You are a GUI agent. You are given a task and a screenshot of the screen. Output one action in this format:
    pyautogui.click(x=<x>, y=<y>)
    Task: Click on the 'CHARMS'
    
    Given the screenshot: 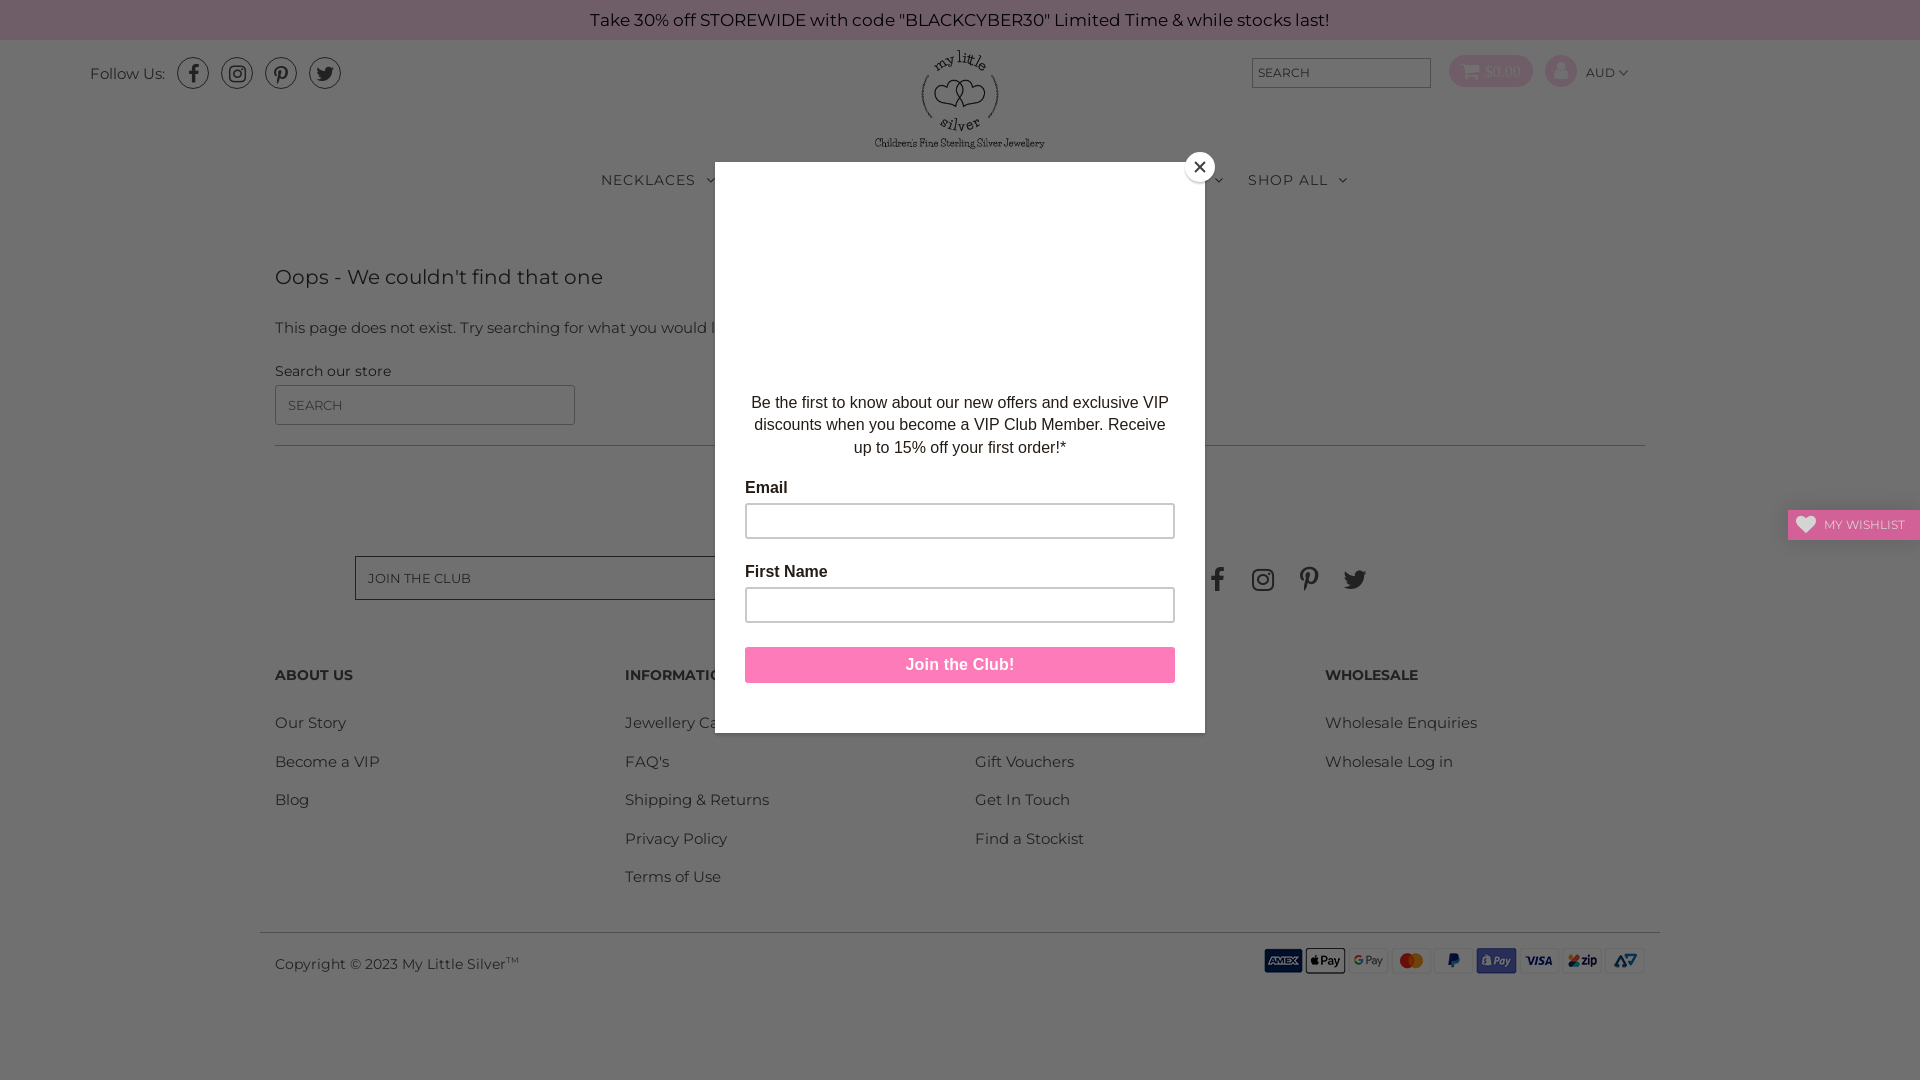 What is the action you would take?
    pyautogui.click(x=1046, y=180)
    